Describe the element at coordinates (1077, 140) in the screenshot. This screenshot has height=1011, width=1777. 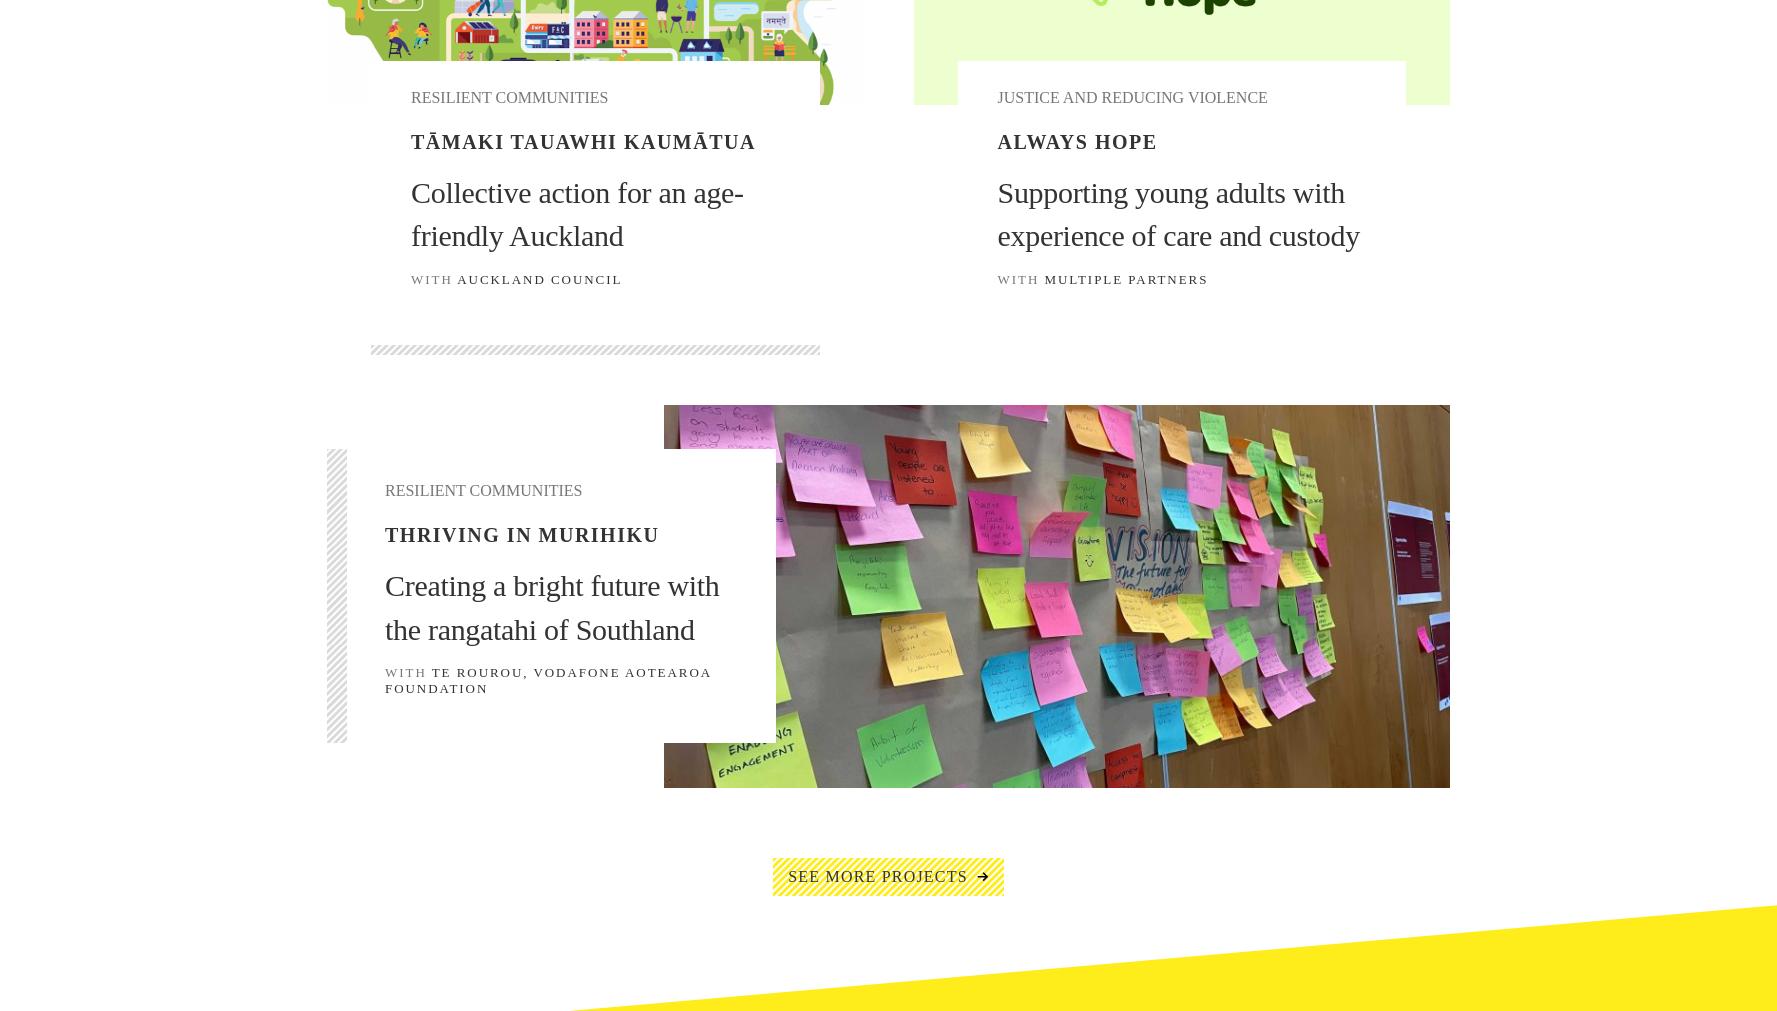
I see `'Always Hope'` at that location.